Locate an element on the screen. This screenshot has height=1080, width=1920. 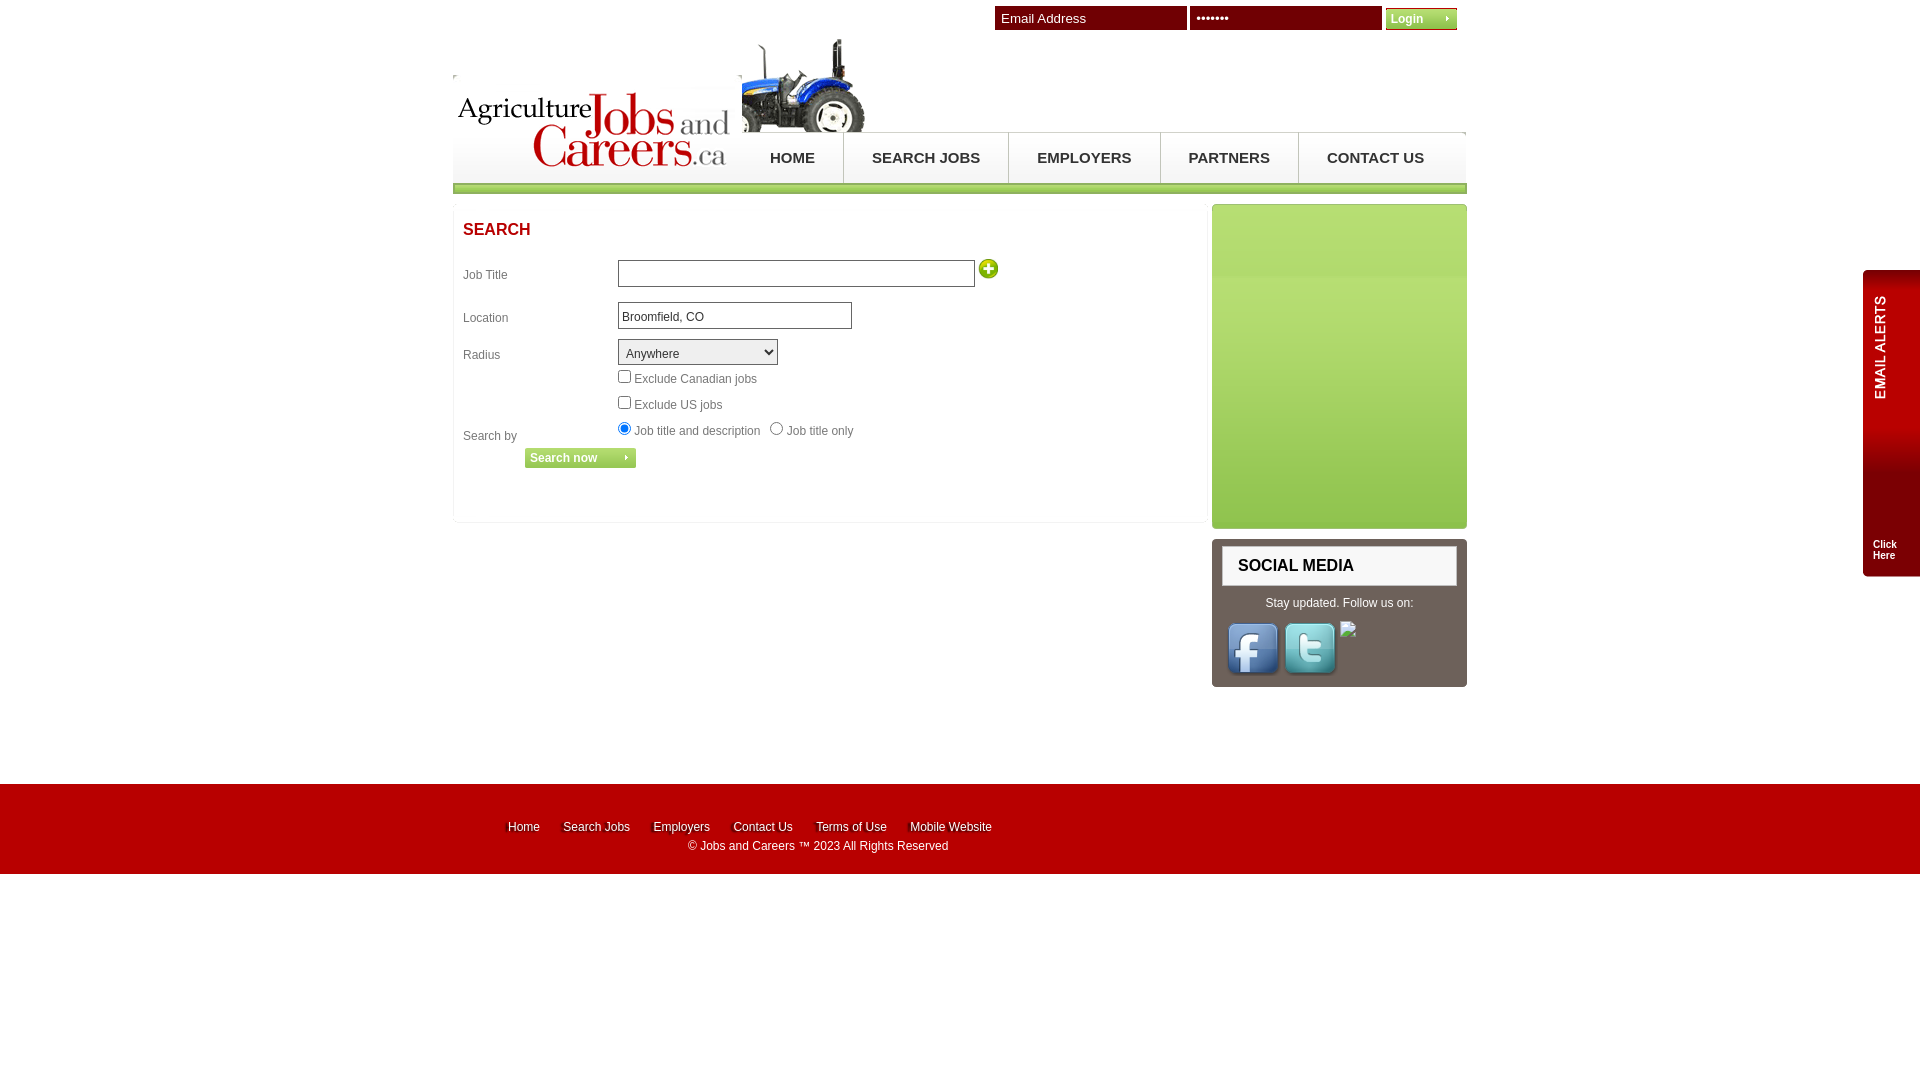
'Terms of Use' is located at coordinates (851, 826).